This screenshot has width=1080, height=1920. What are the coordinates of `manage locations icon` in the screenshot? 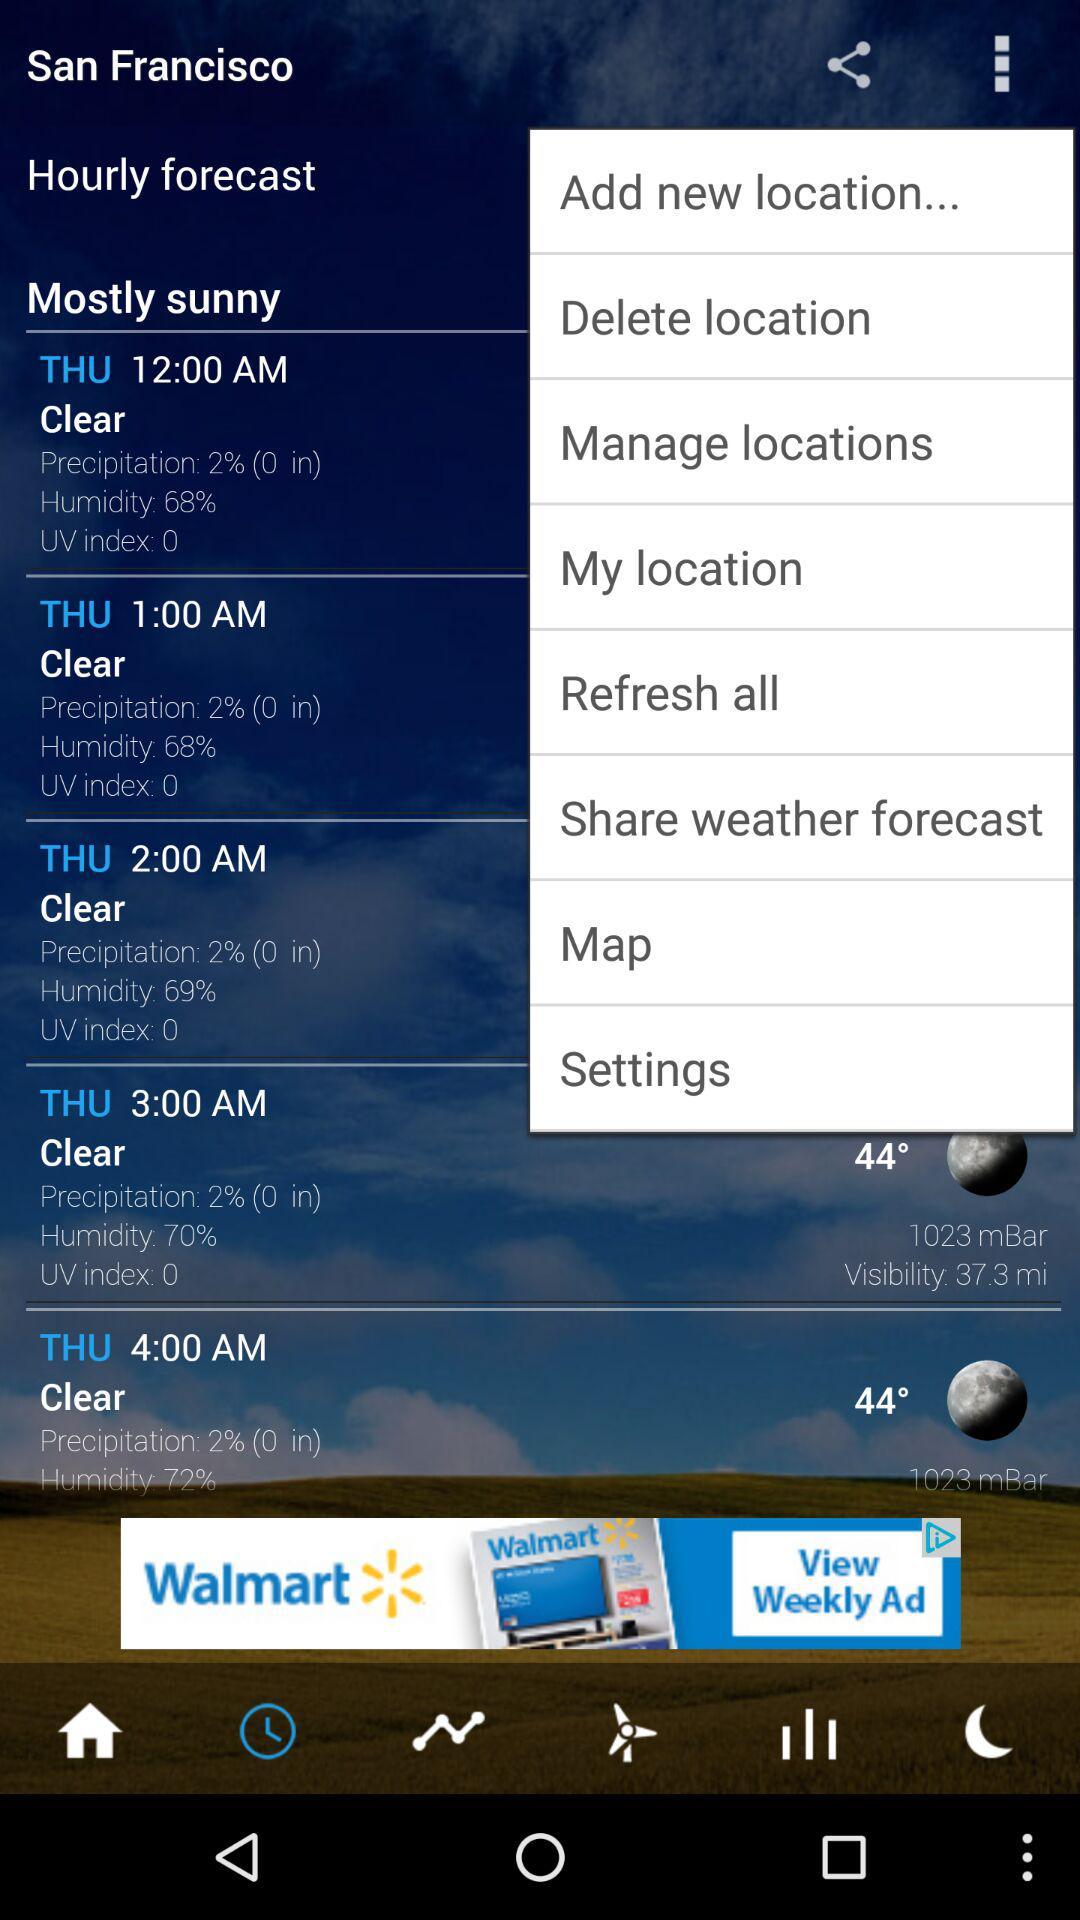 It's located at (800, 440).